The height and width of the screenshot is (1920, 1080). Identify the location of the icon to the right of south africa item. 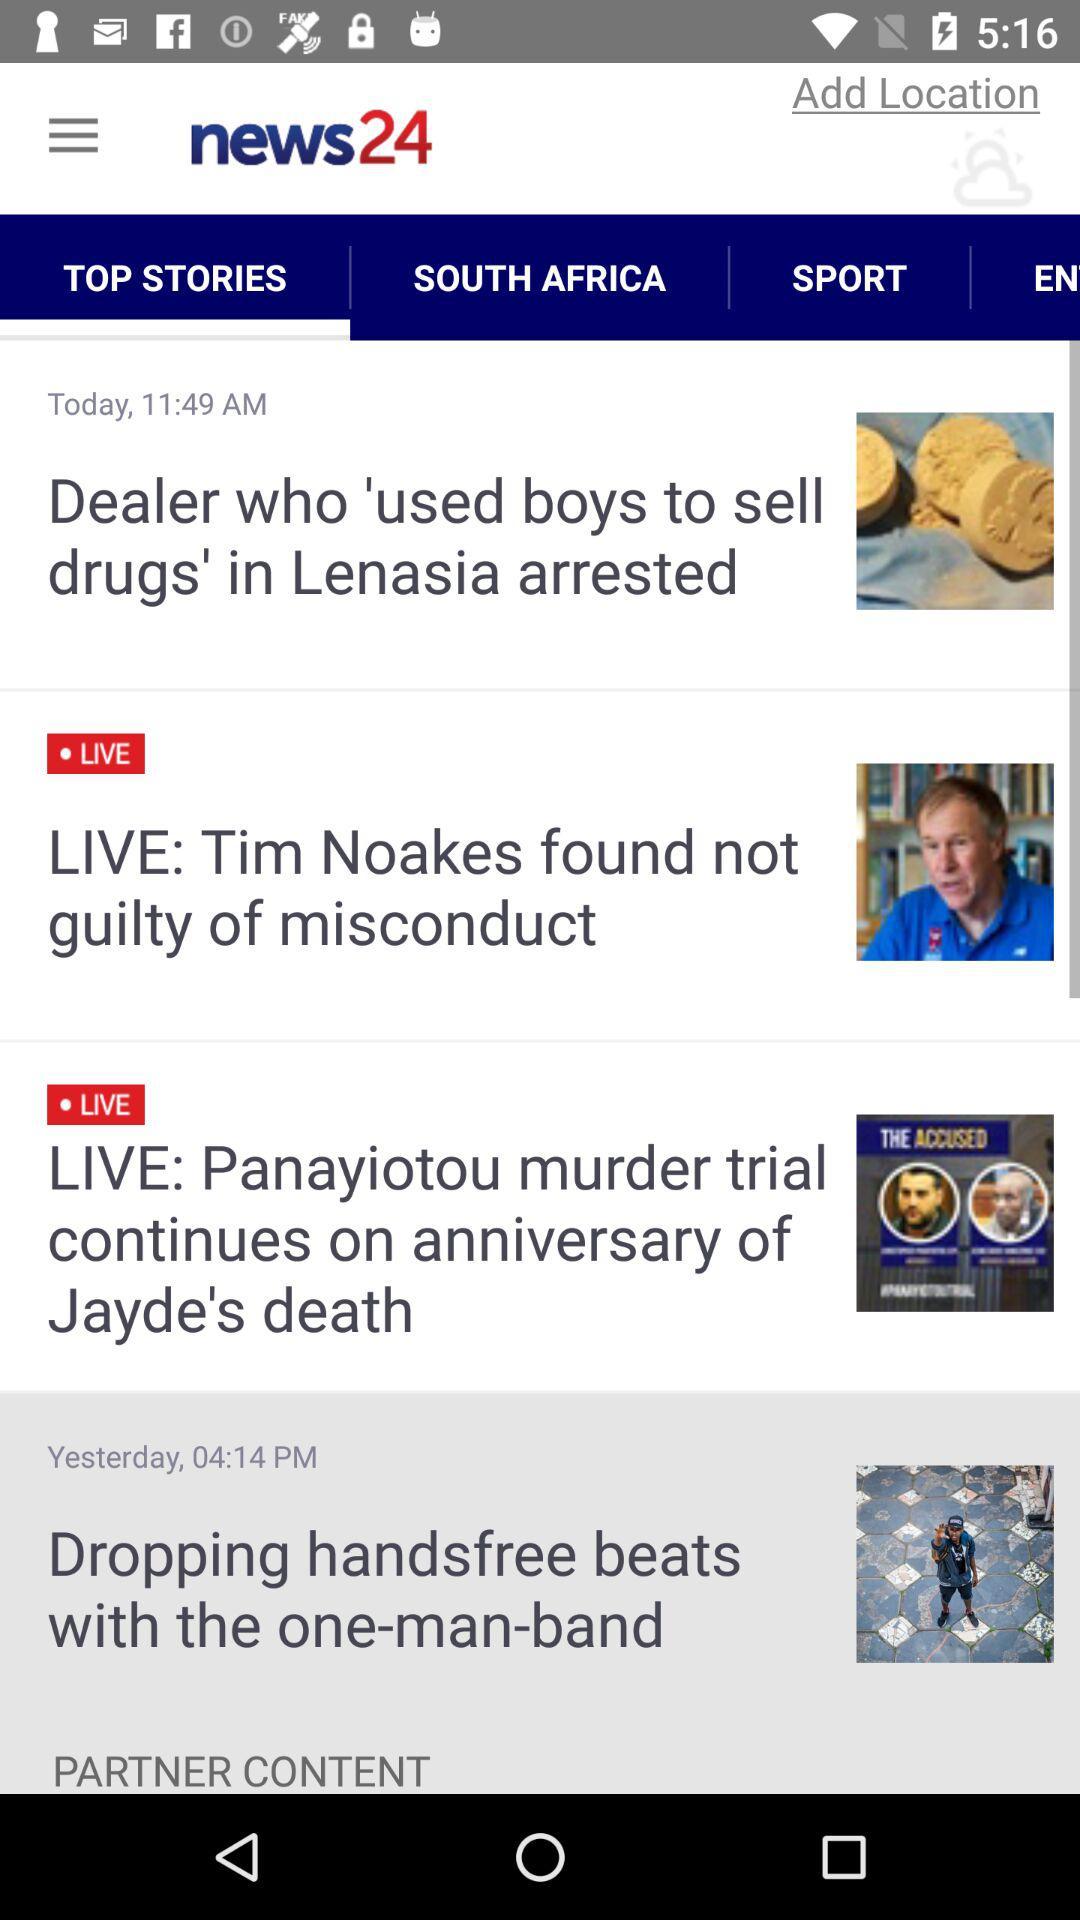
(849, 276).